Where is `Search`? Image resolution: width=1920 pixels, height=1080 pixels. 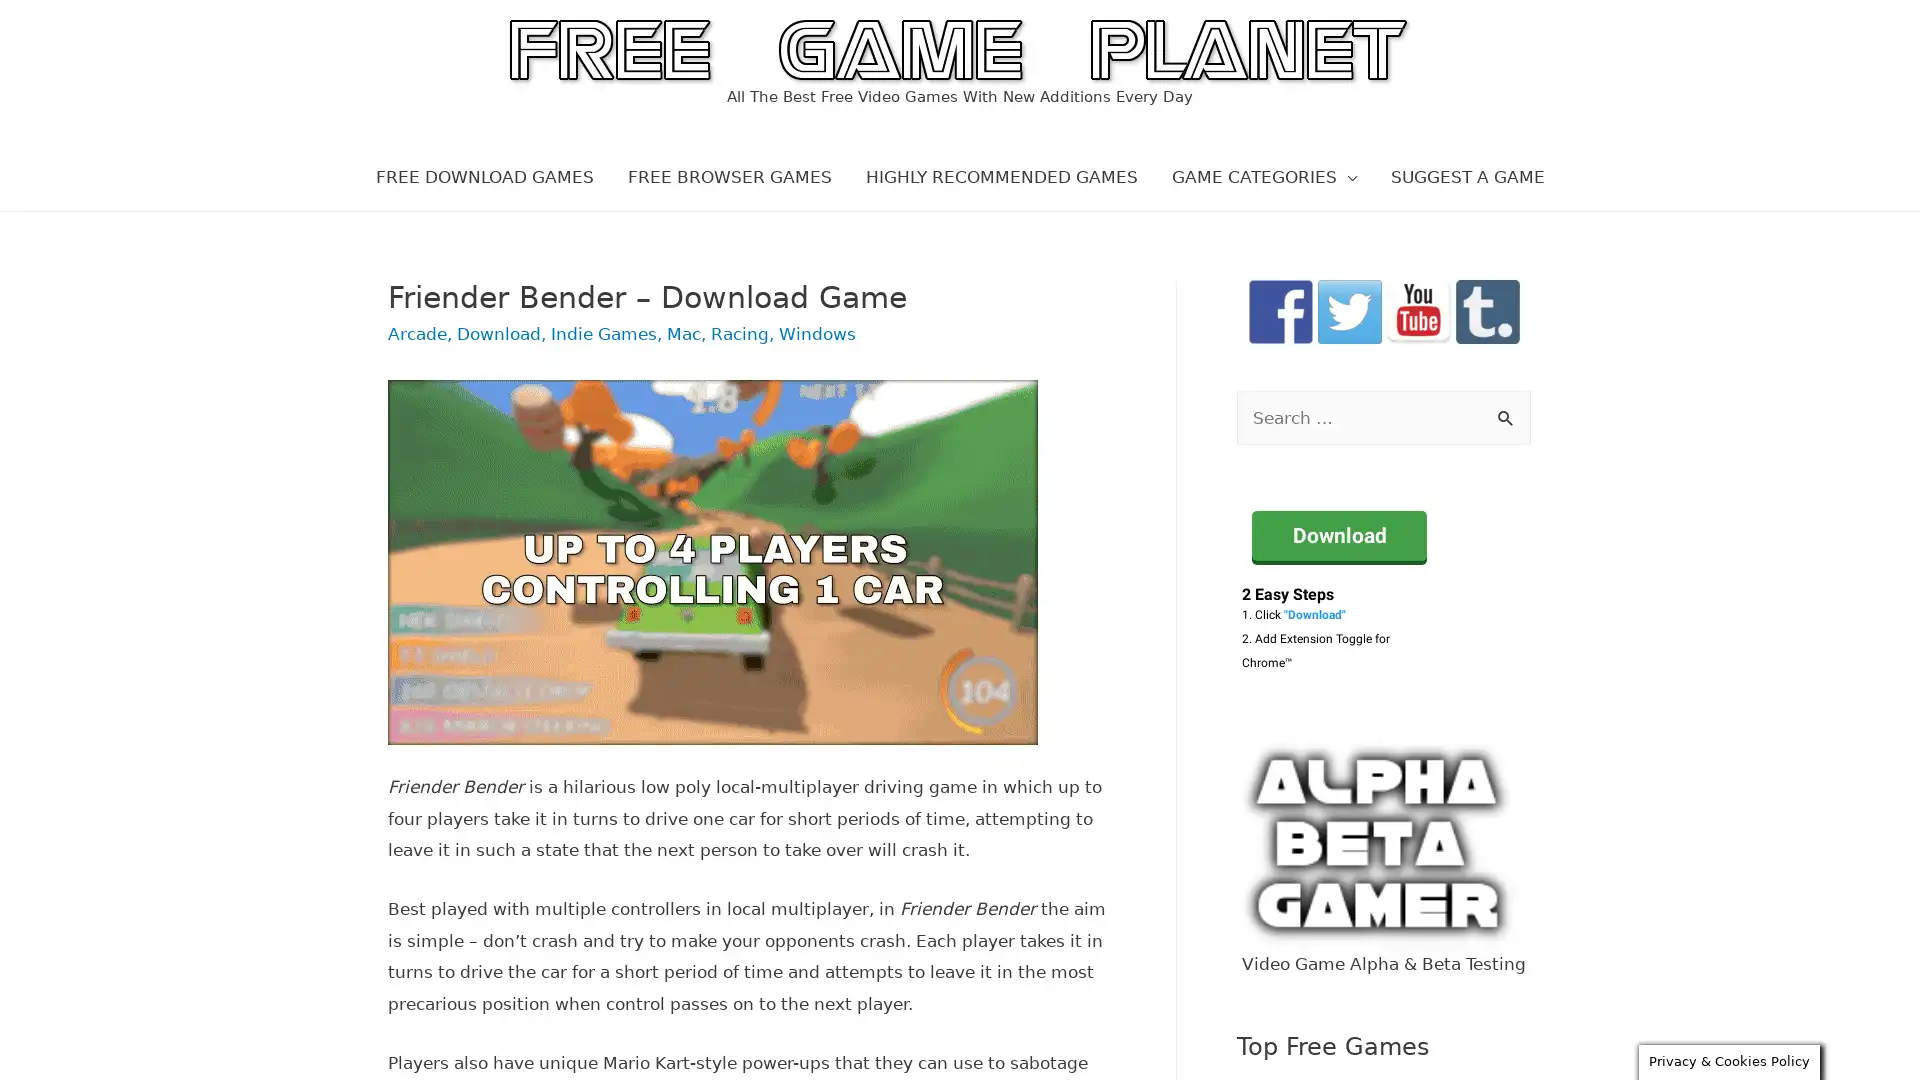 Search is located at coordinates (1507, 418).